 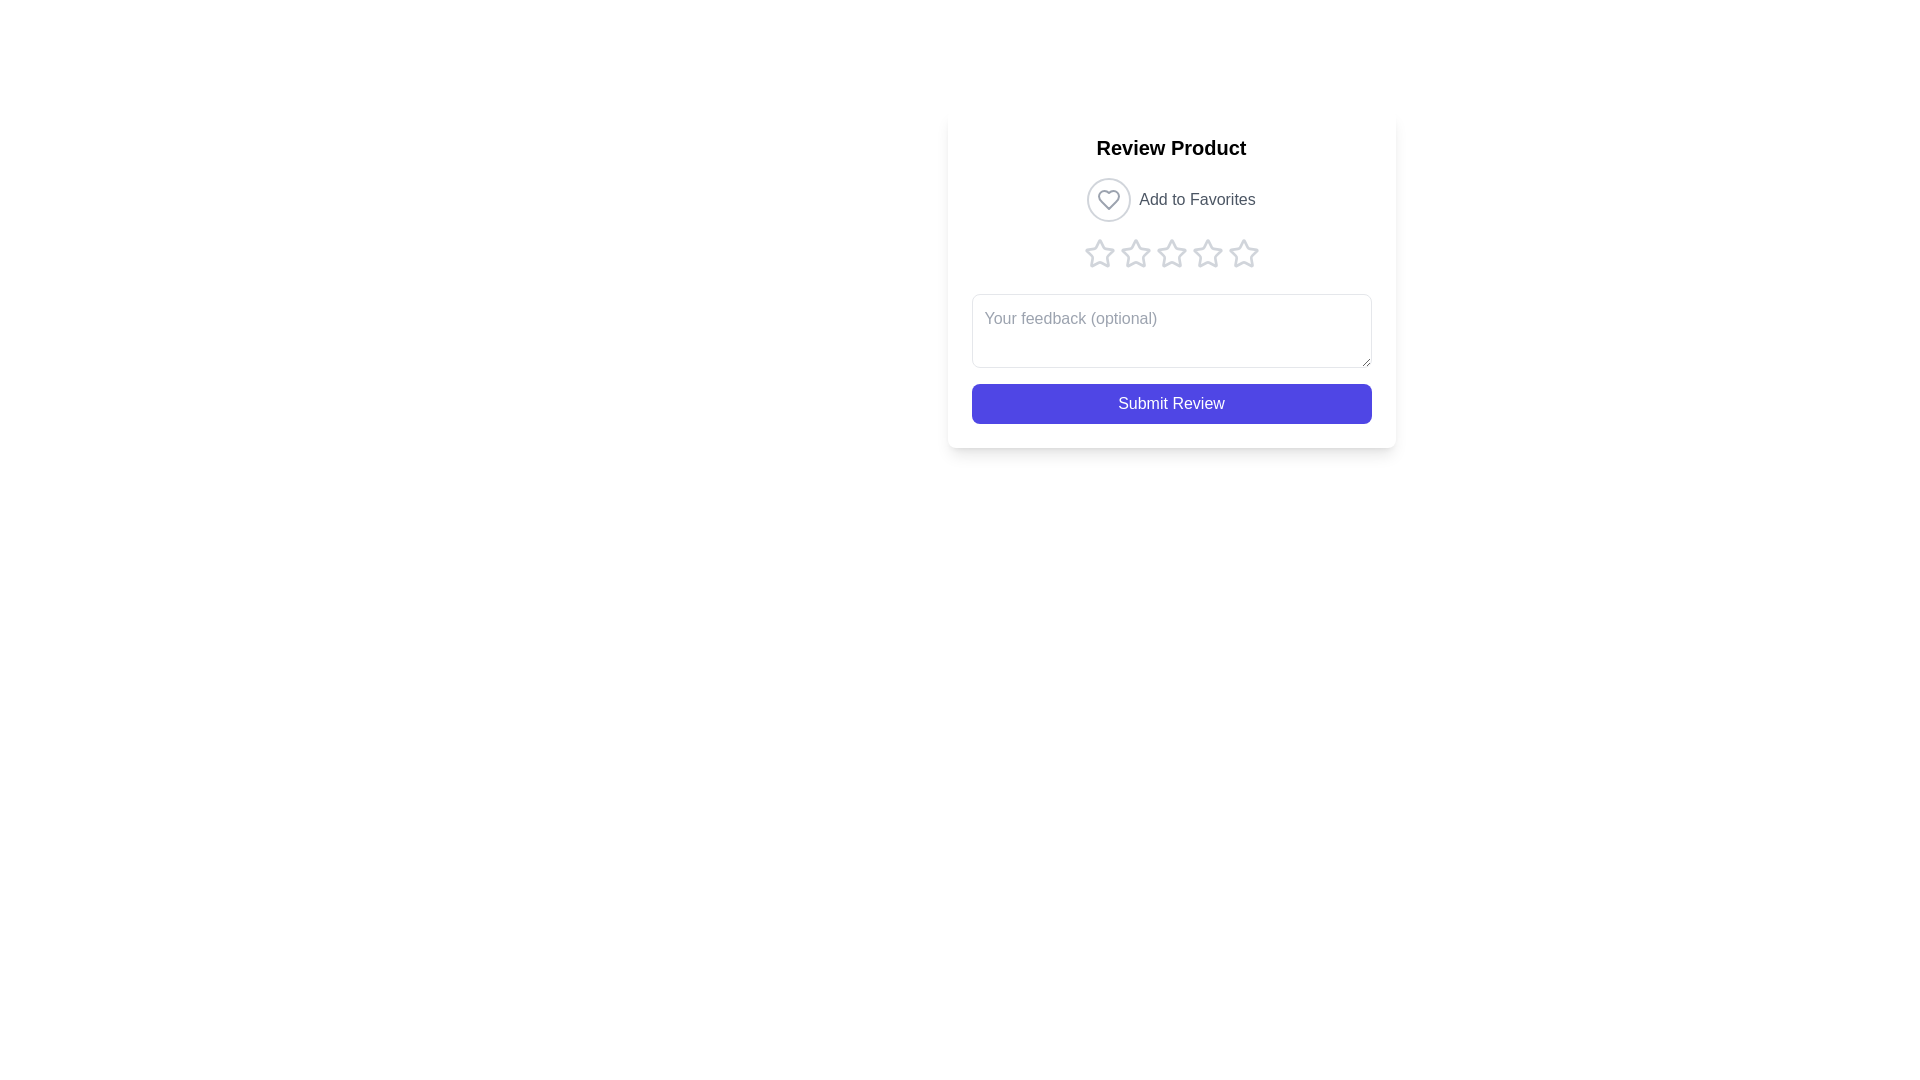 I want to click on the highlighted star-shaped icon in the rating system, which is the second star in a row of five, indicating a selected rating, so click(x=1135, y=253).